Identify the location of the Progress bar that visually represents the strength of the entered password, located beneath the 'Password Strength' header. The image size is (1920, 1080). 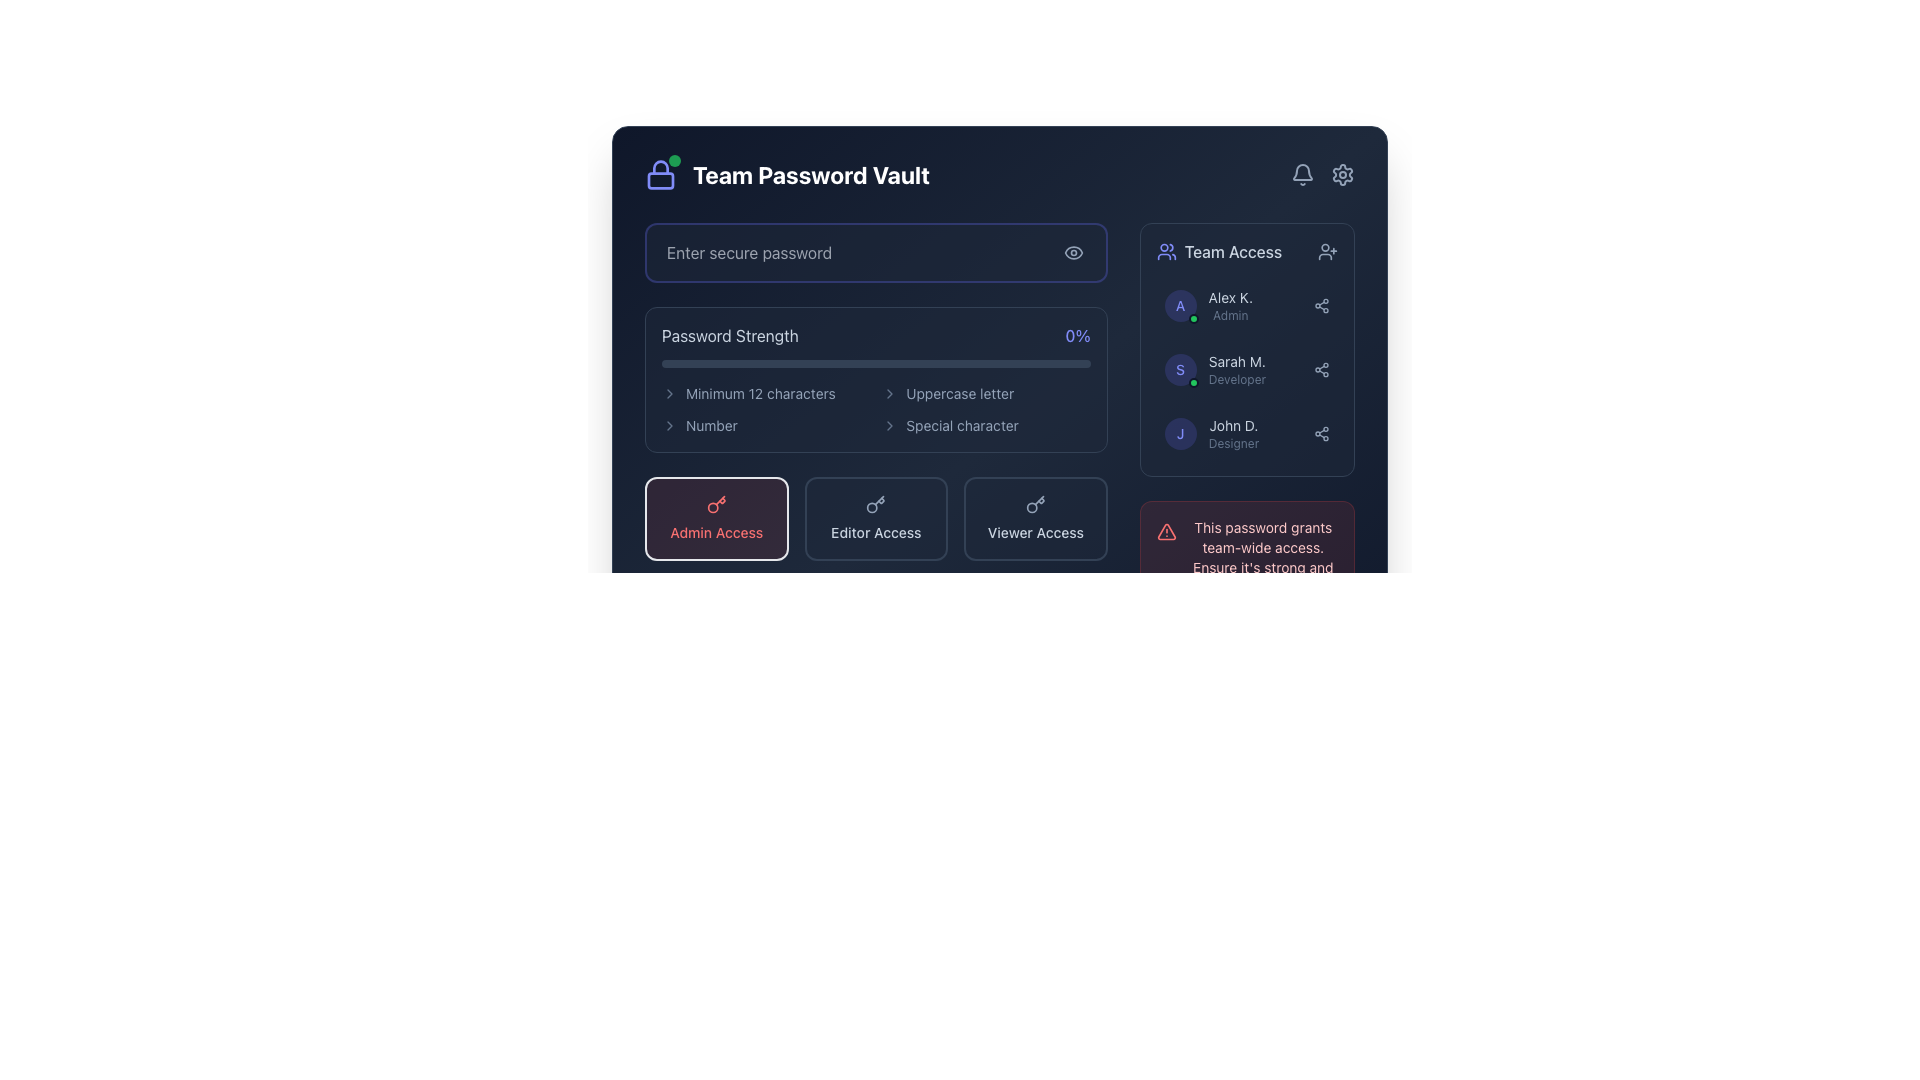
(876, 363).